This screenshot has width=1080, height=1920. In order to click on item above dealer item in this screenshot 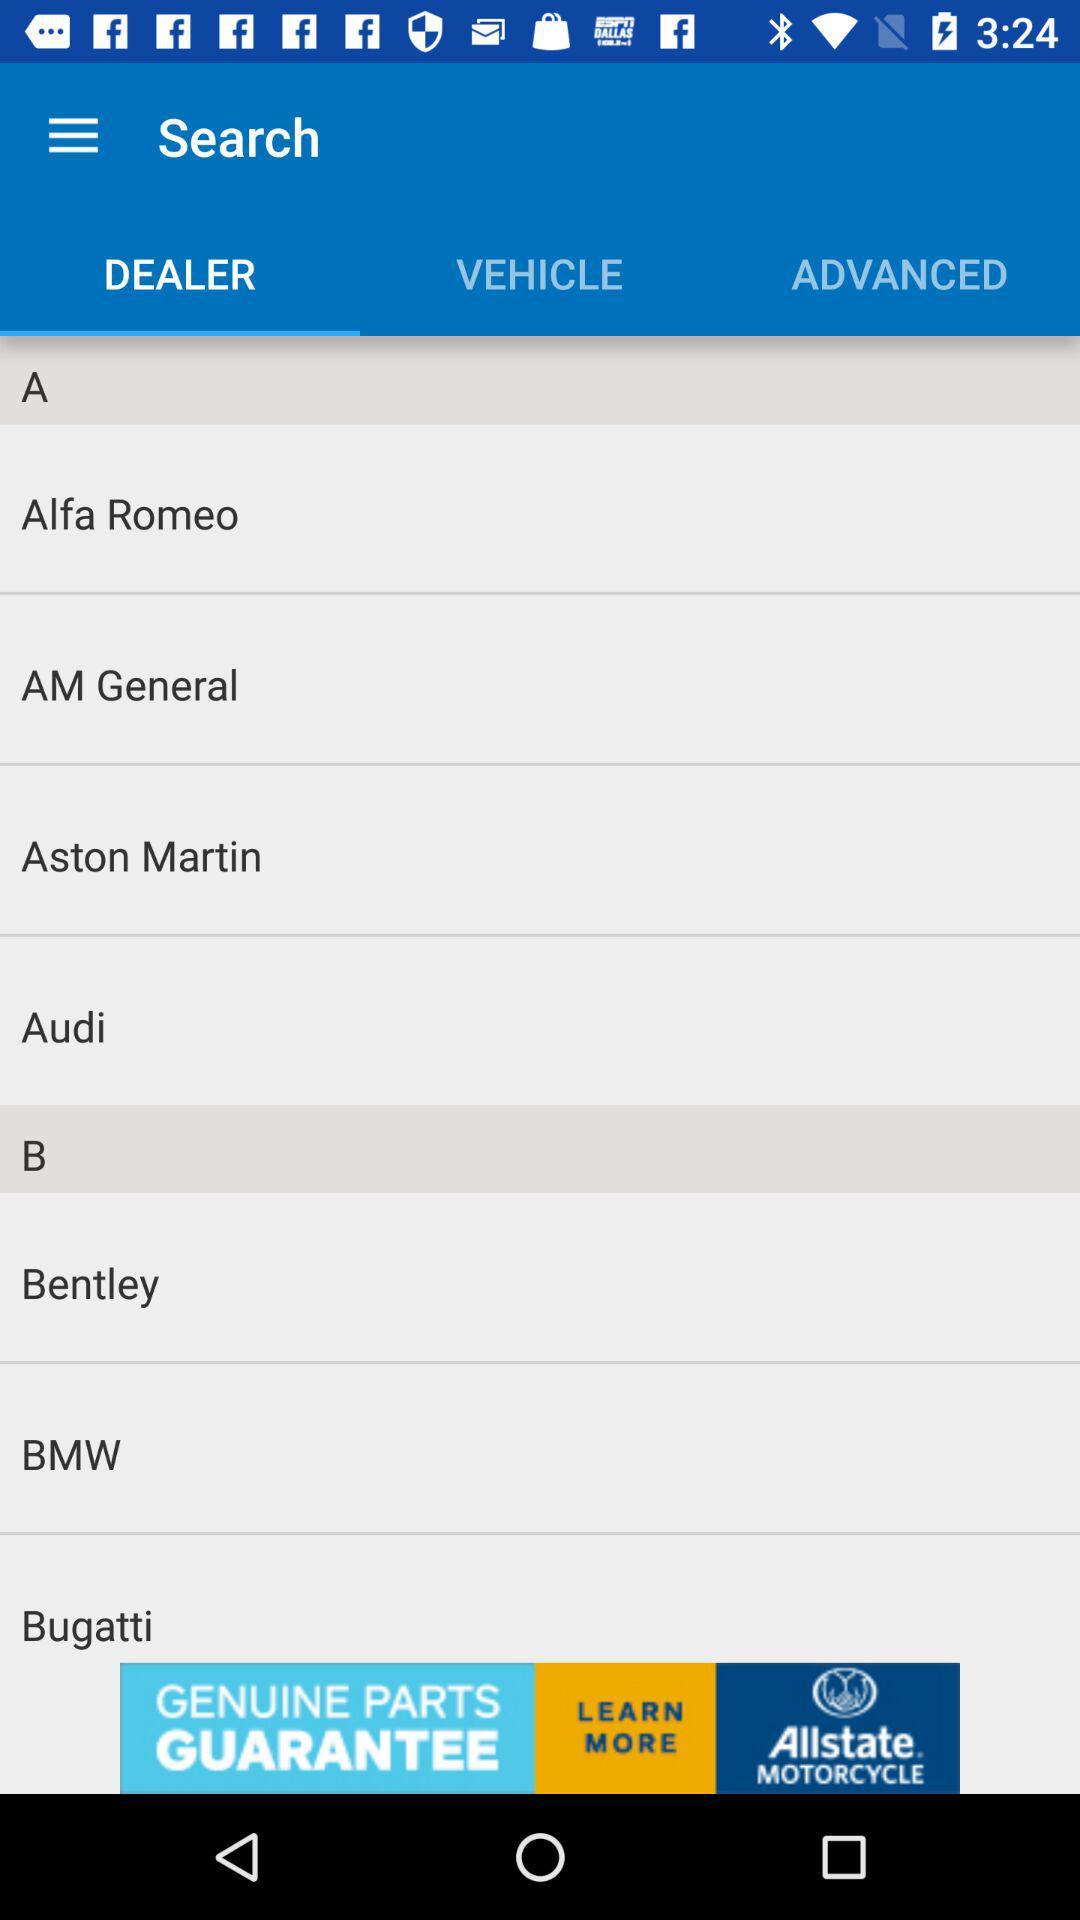, I will do `click(72, 135)`.